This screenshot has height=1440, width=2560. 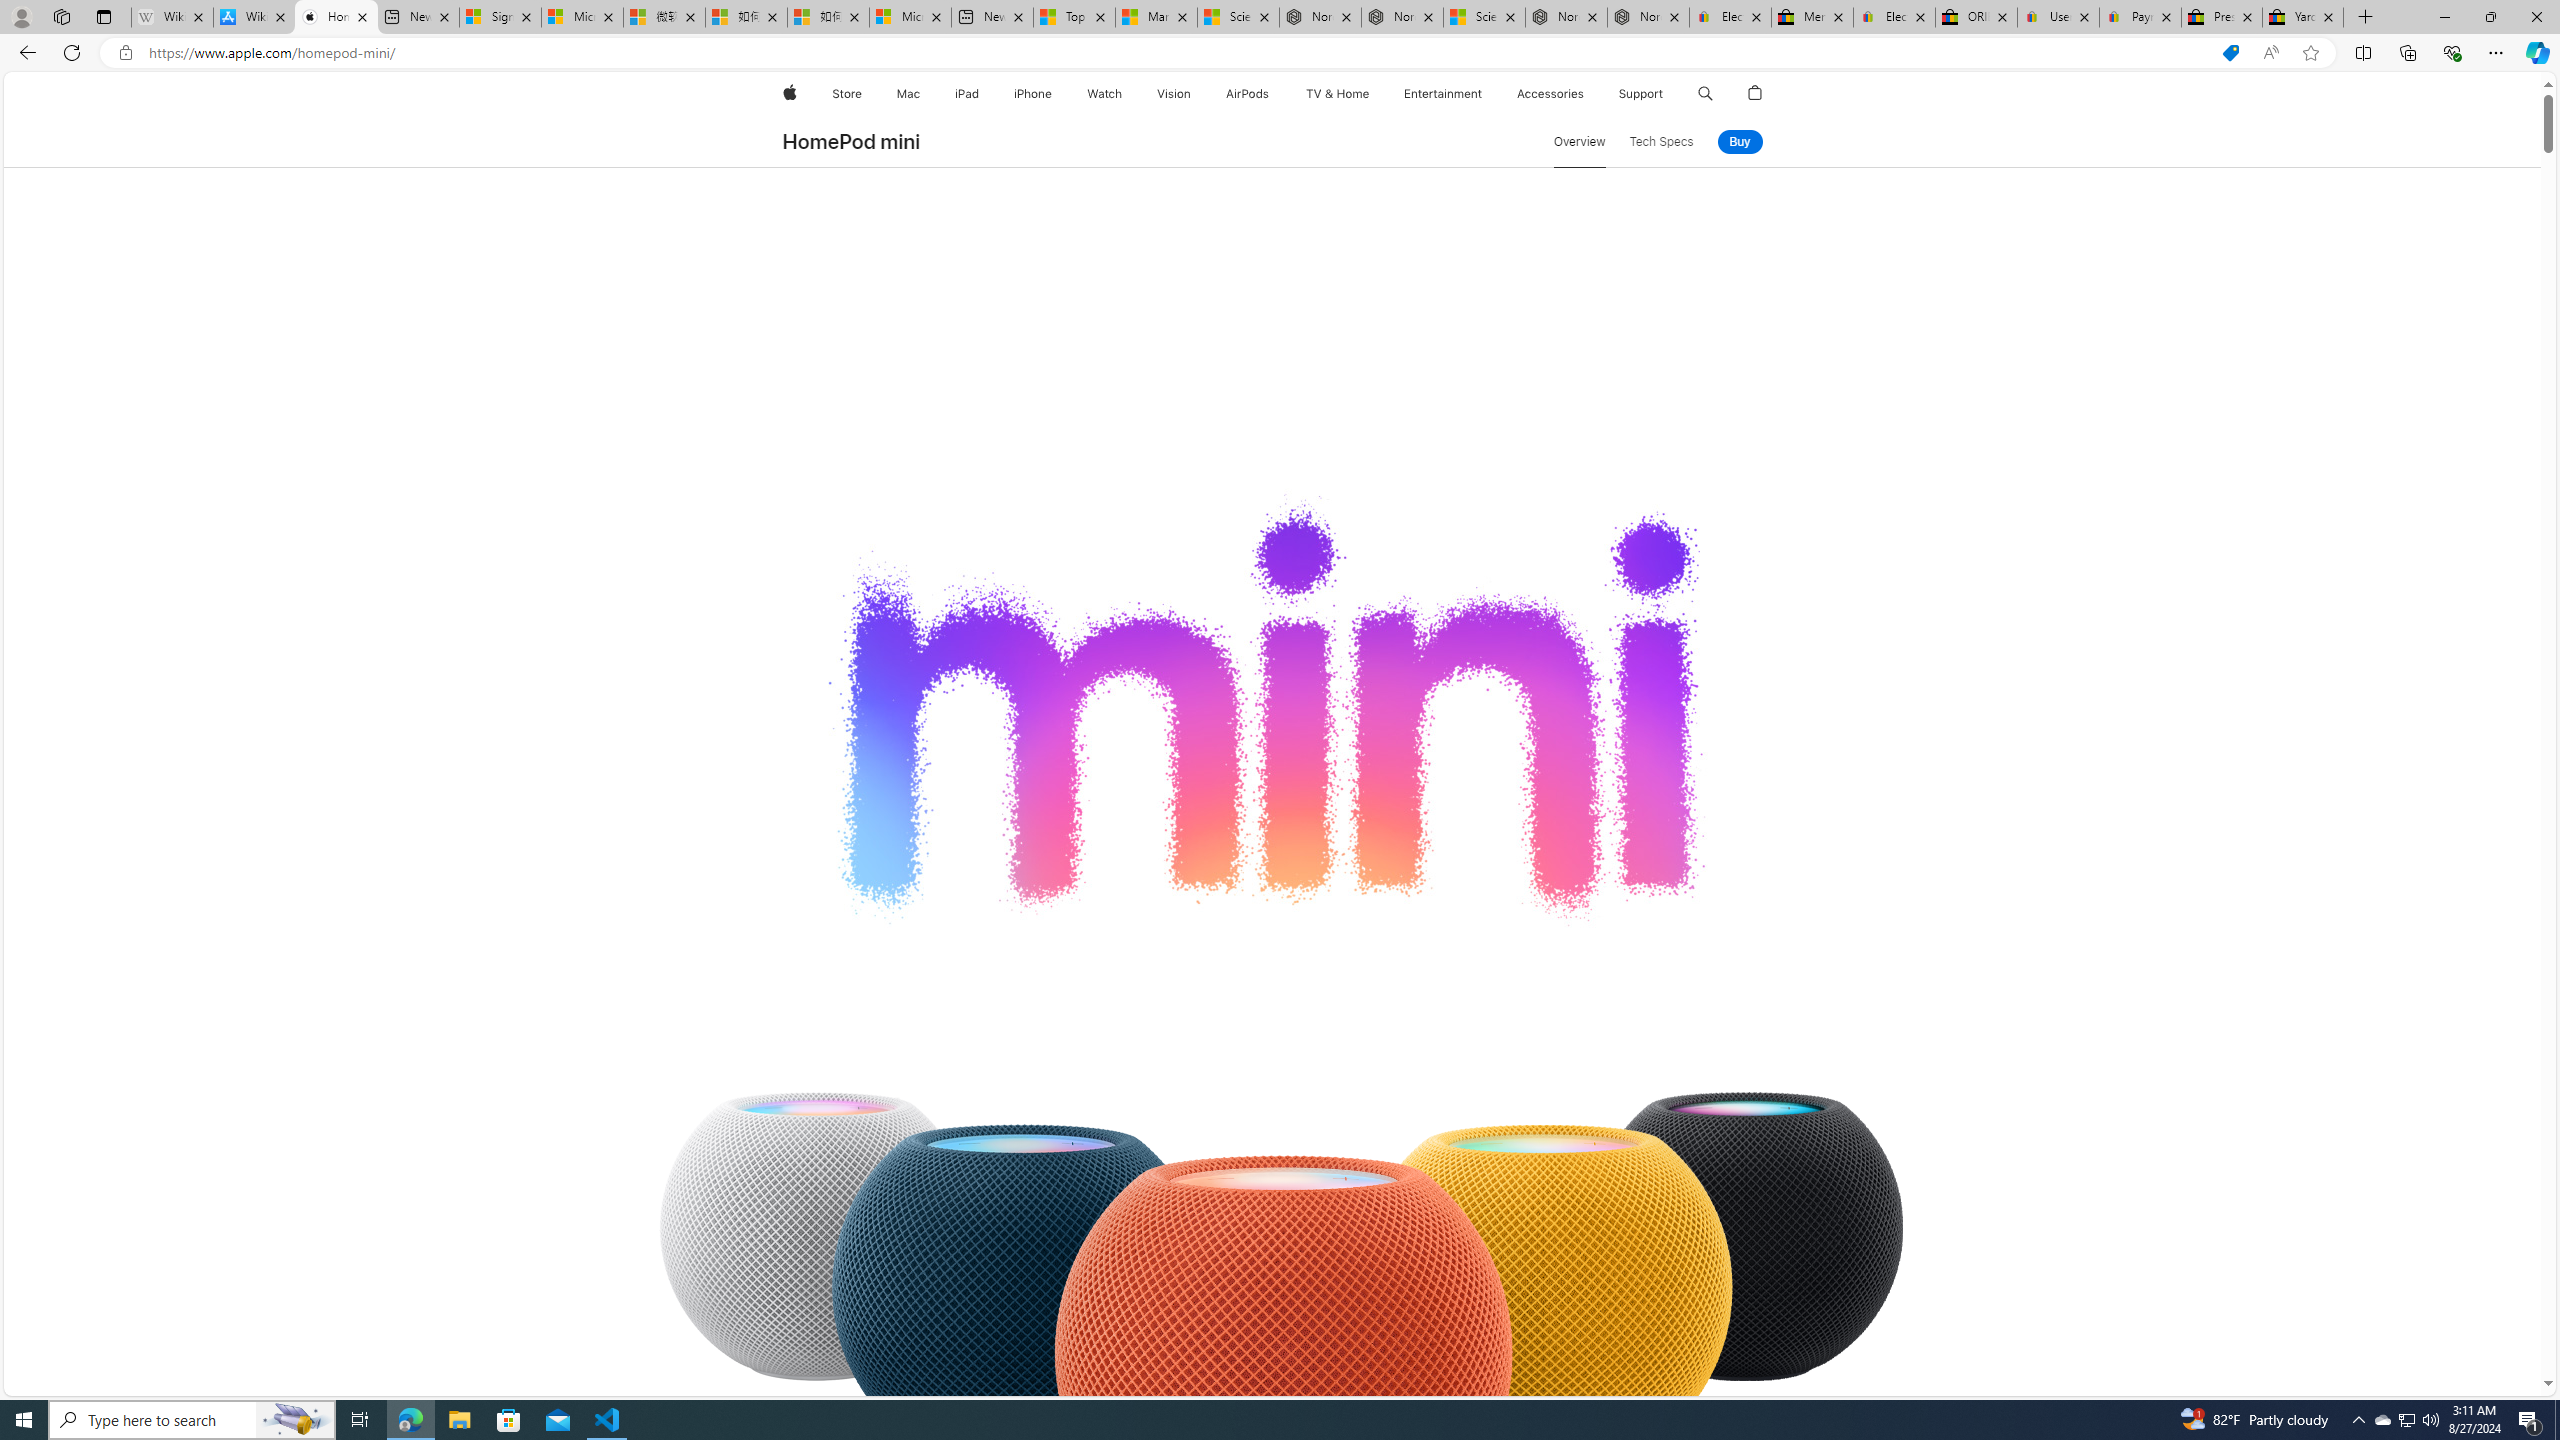 I want to click on 'Entertainment', so click(x=1442, y=93).